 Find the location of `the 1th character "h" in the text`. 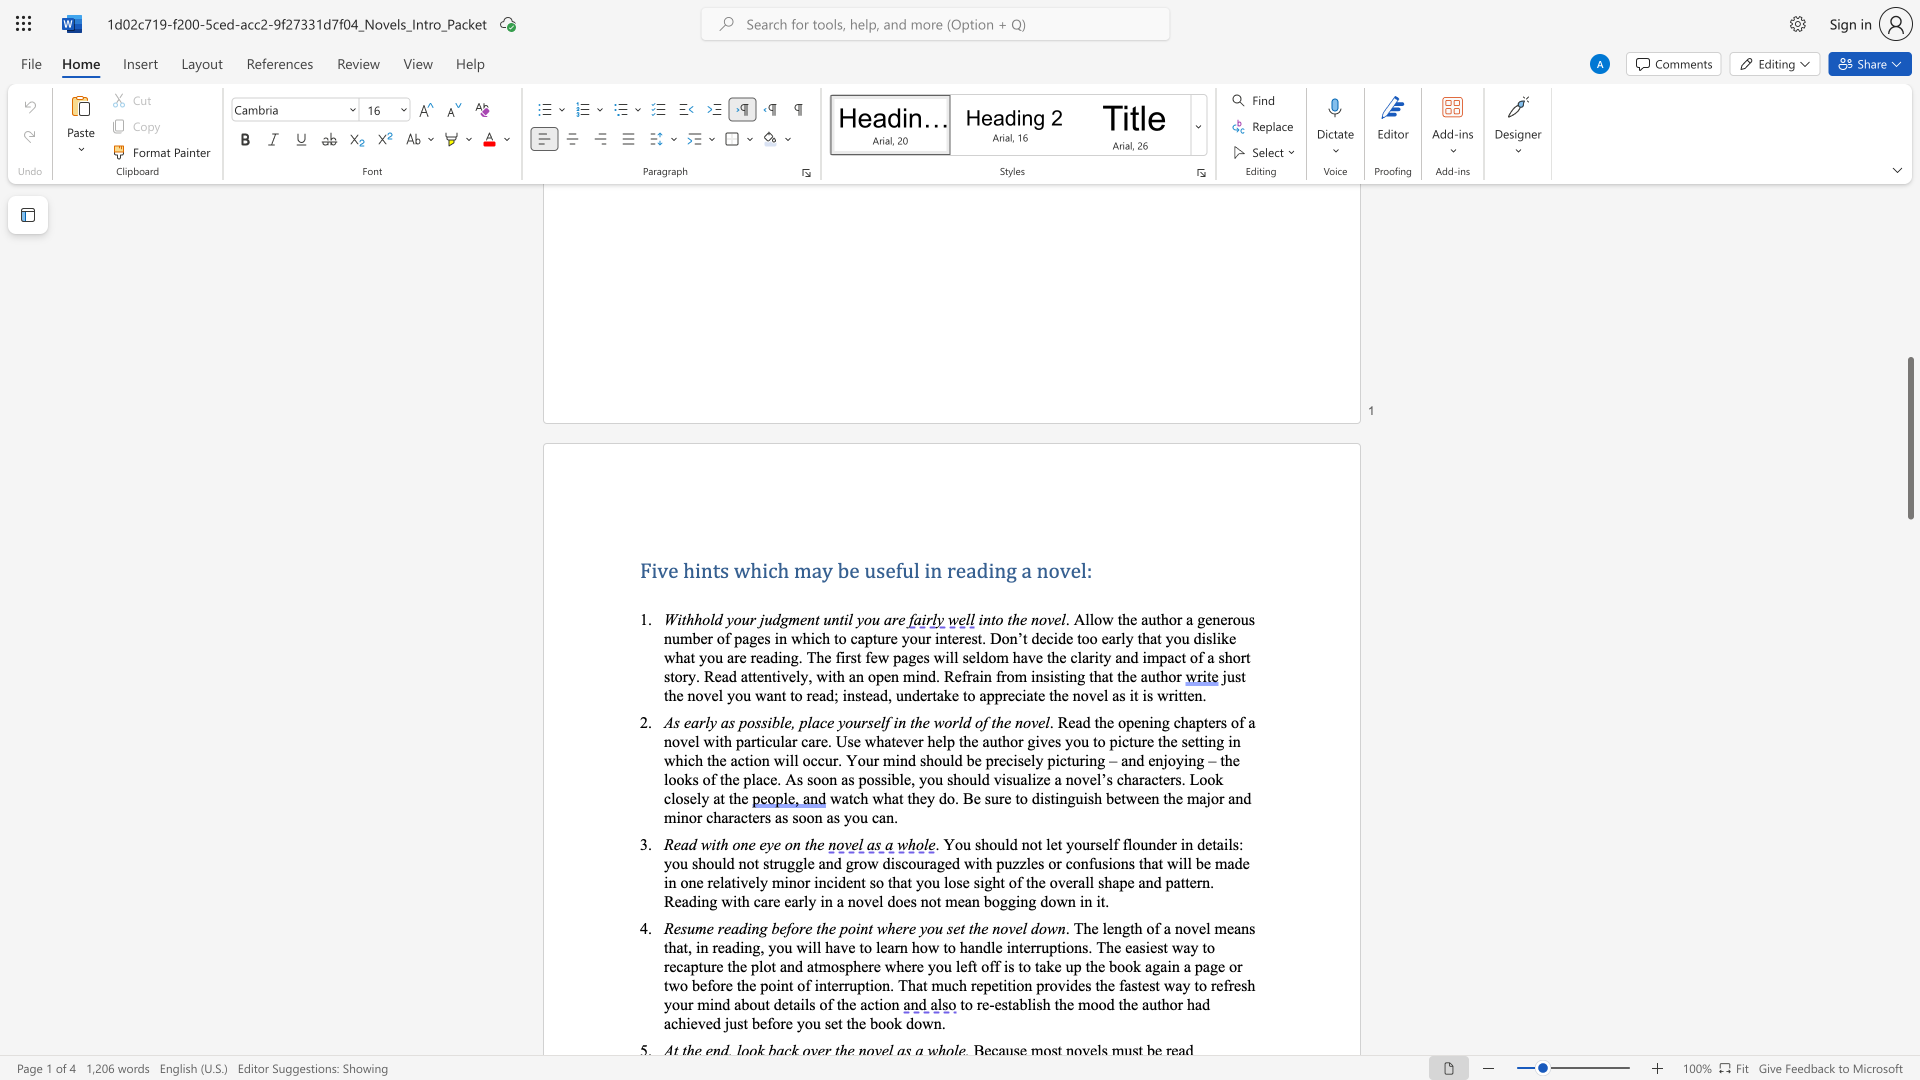

the 1th character "h" in the text is located at coordinates (1146, 638).